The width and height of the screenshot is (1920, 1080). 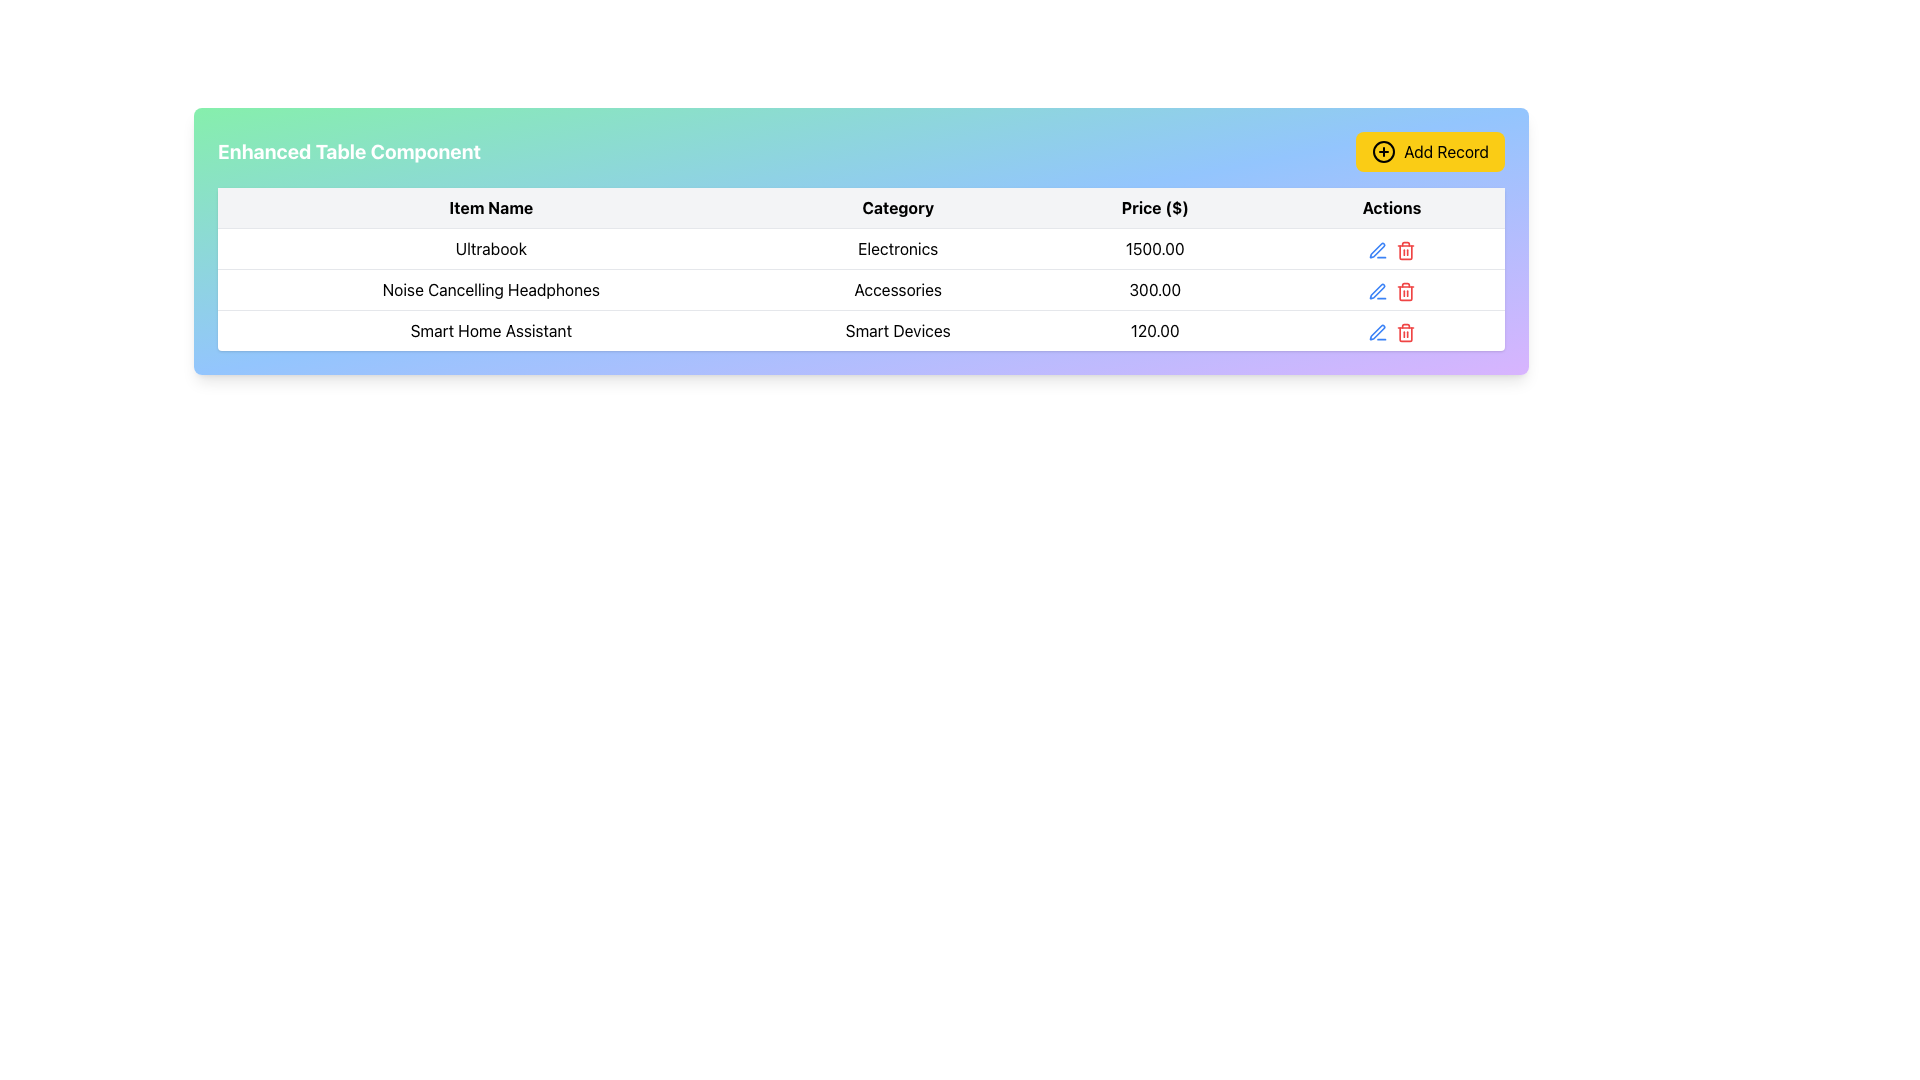 I want to click on the red trash can icon in the Actions column of the second row, so click(x=1404, y=289).